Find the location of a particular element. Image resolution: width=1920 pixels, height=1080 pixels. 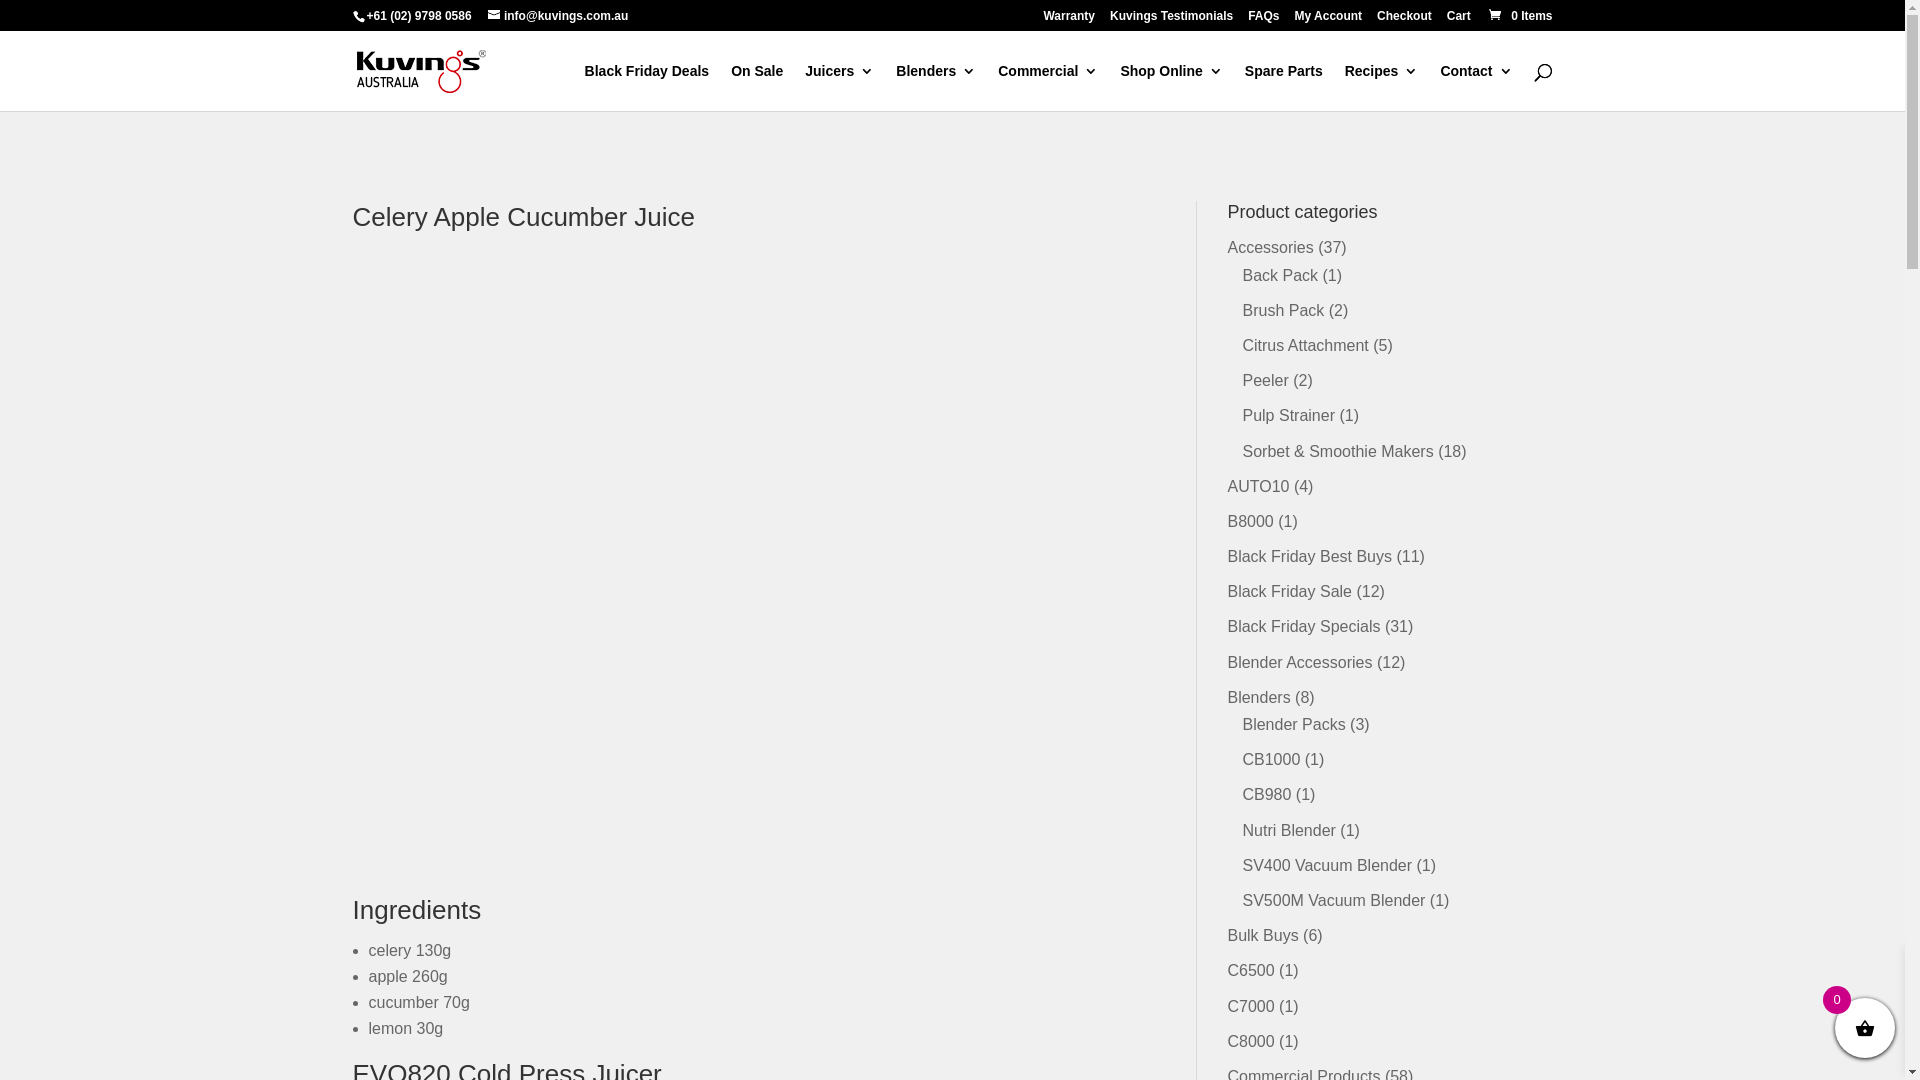

'My Account' is located at coordinates (1329, 20).